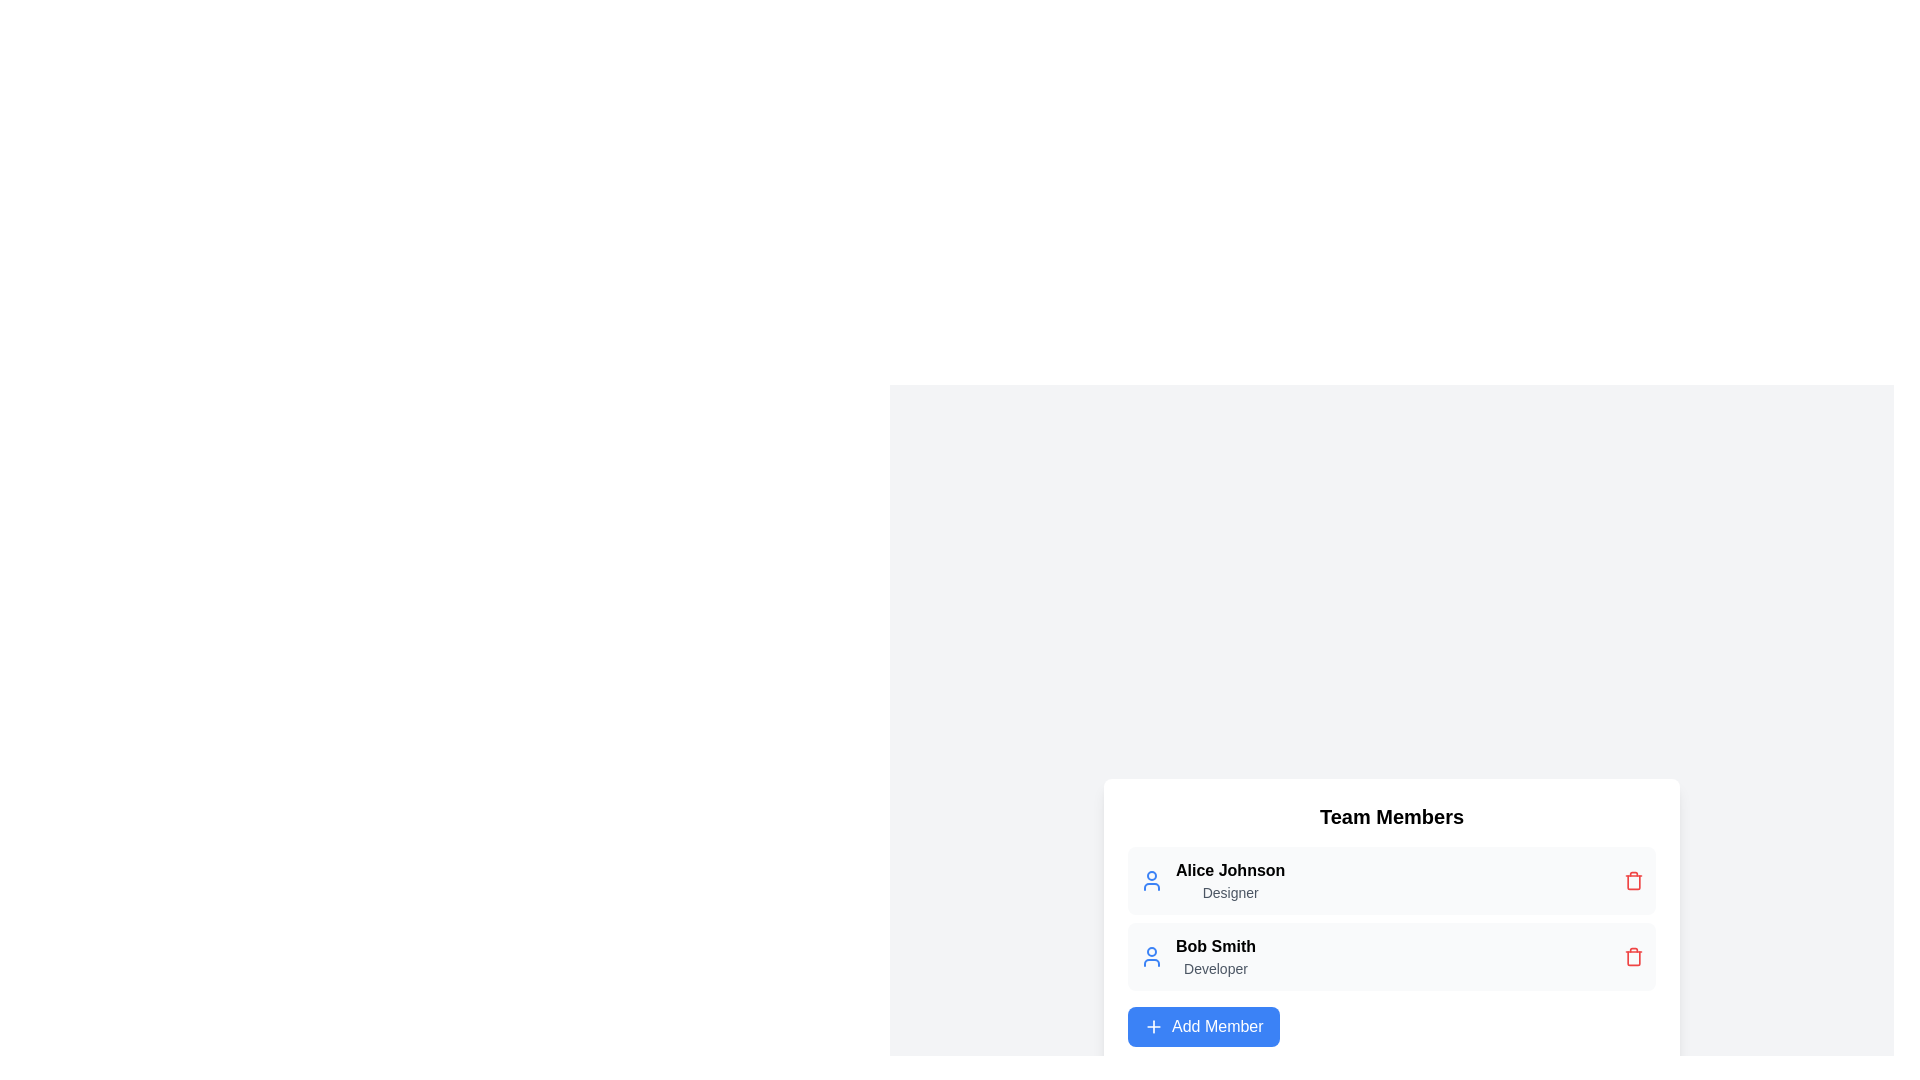  Describe the element at coordinates (1153, 1026) in the screenshot. I see `the 'Add Member' button, which is visually indicated by the plus sign icon, located at the bottom of the team members list` at that location.